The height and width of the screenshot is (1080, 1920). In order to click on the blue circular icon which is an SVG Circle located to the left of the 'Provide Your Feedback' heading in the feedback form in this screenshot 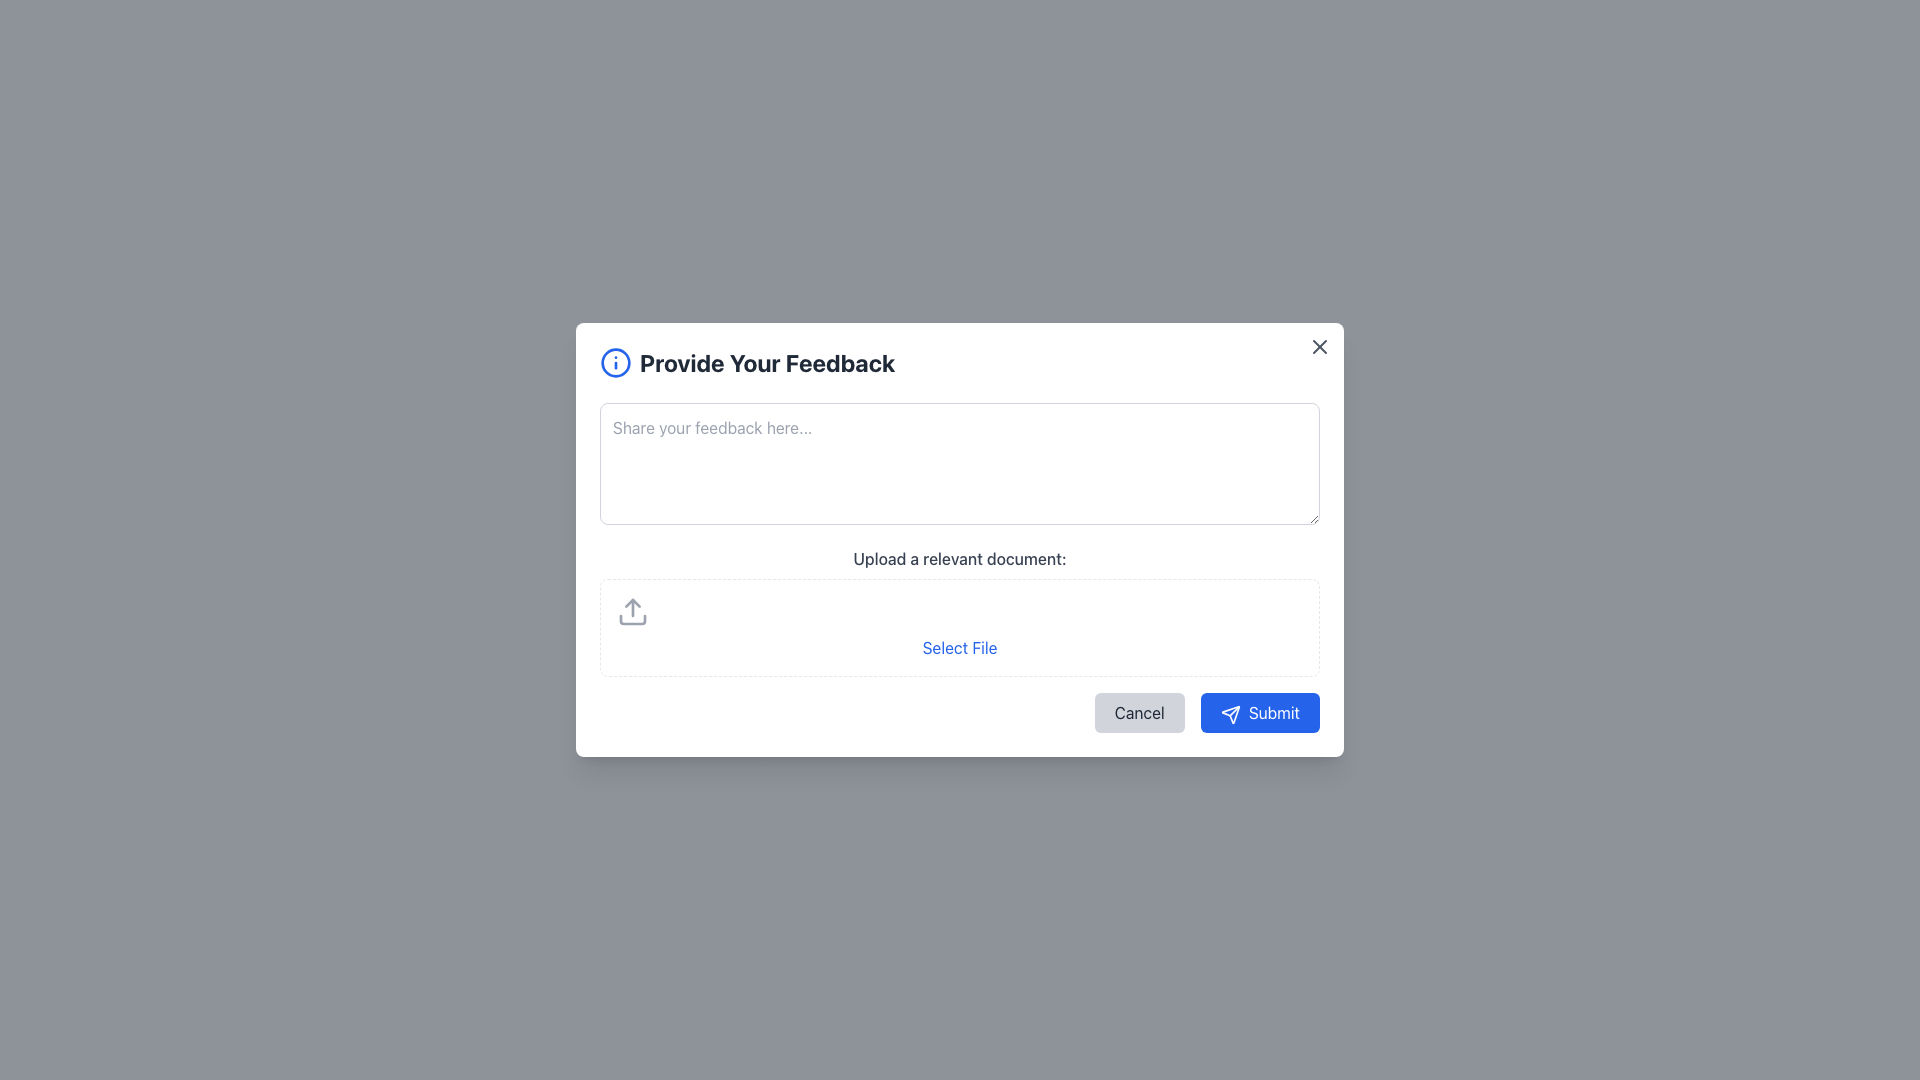, I will do `click(614, 362)`.